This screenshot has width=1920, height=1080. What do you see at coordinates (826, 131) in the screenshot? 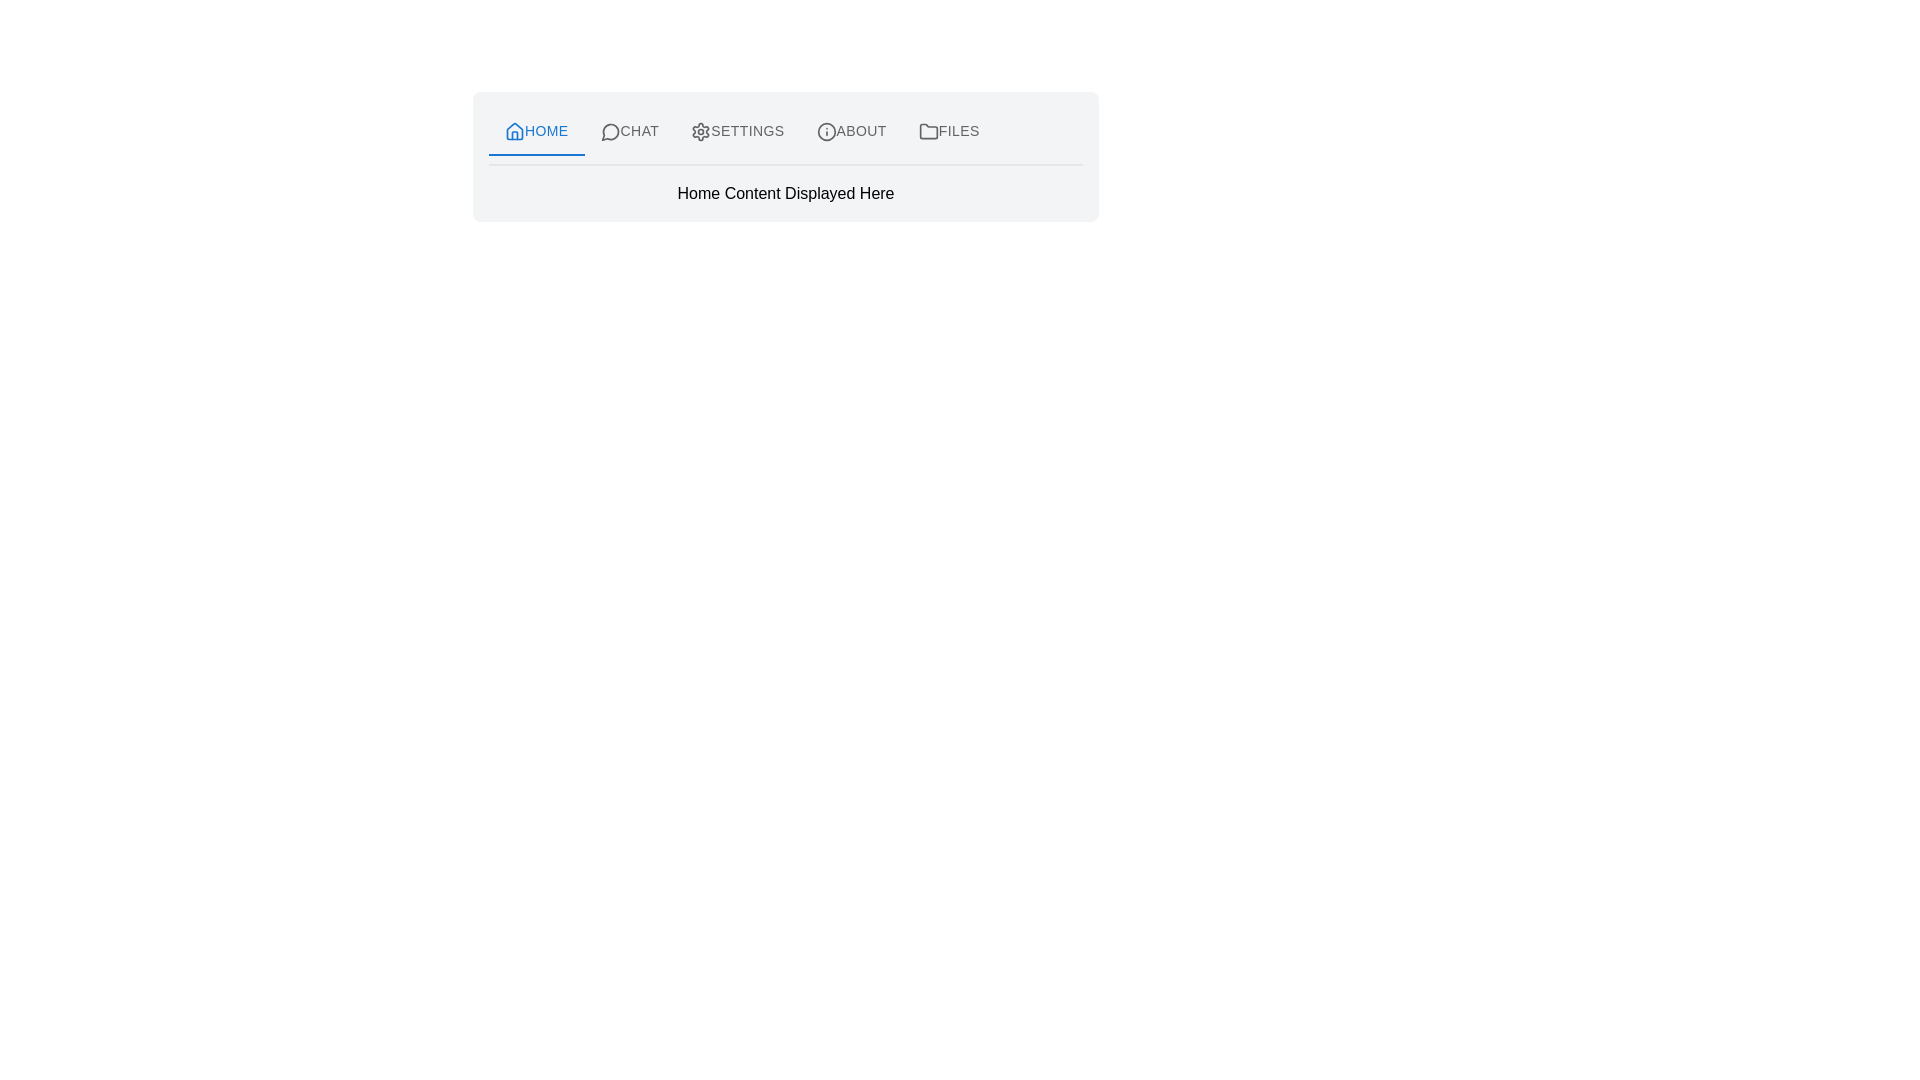
I see `the information icon, which is a circular outline with an 'i' symbol in the center, located in the navigation bar next to the 'About' text` at bounding box center [826, 131].